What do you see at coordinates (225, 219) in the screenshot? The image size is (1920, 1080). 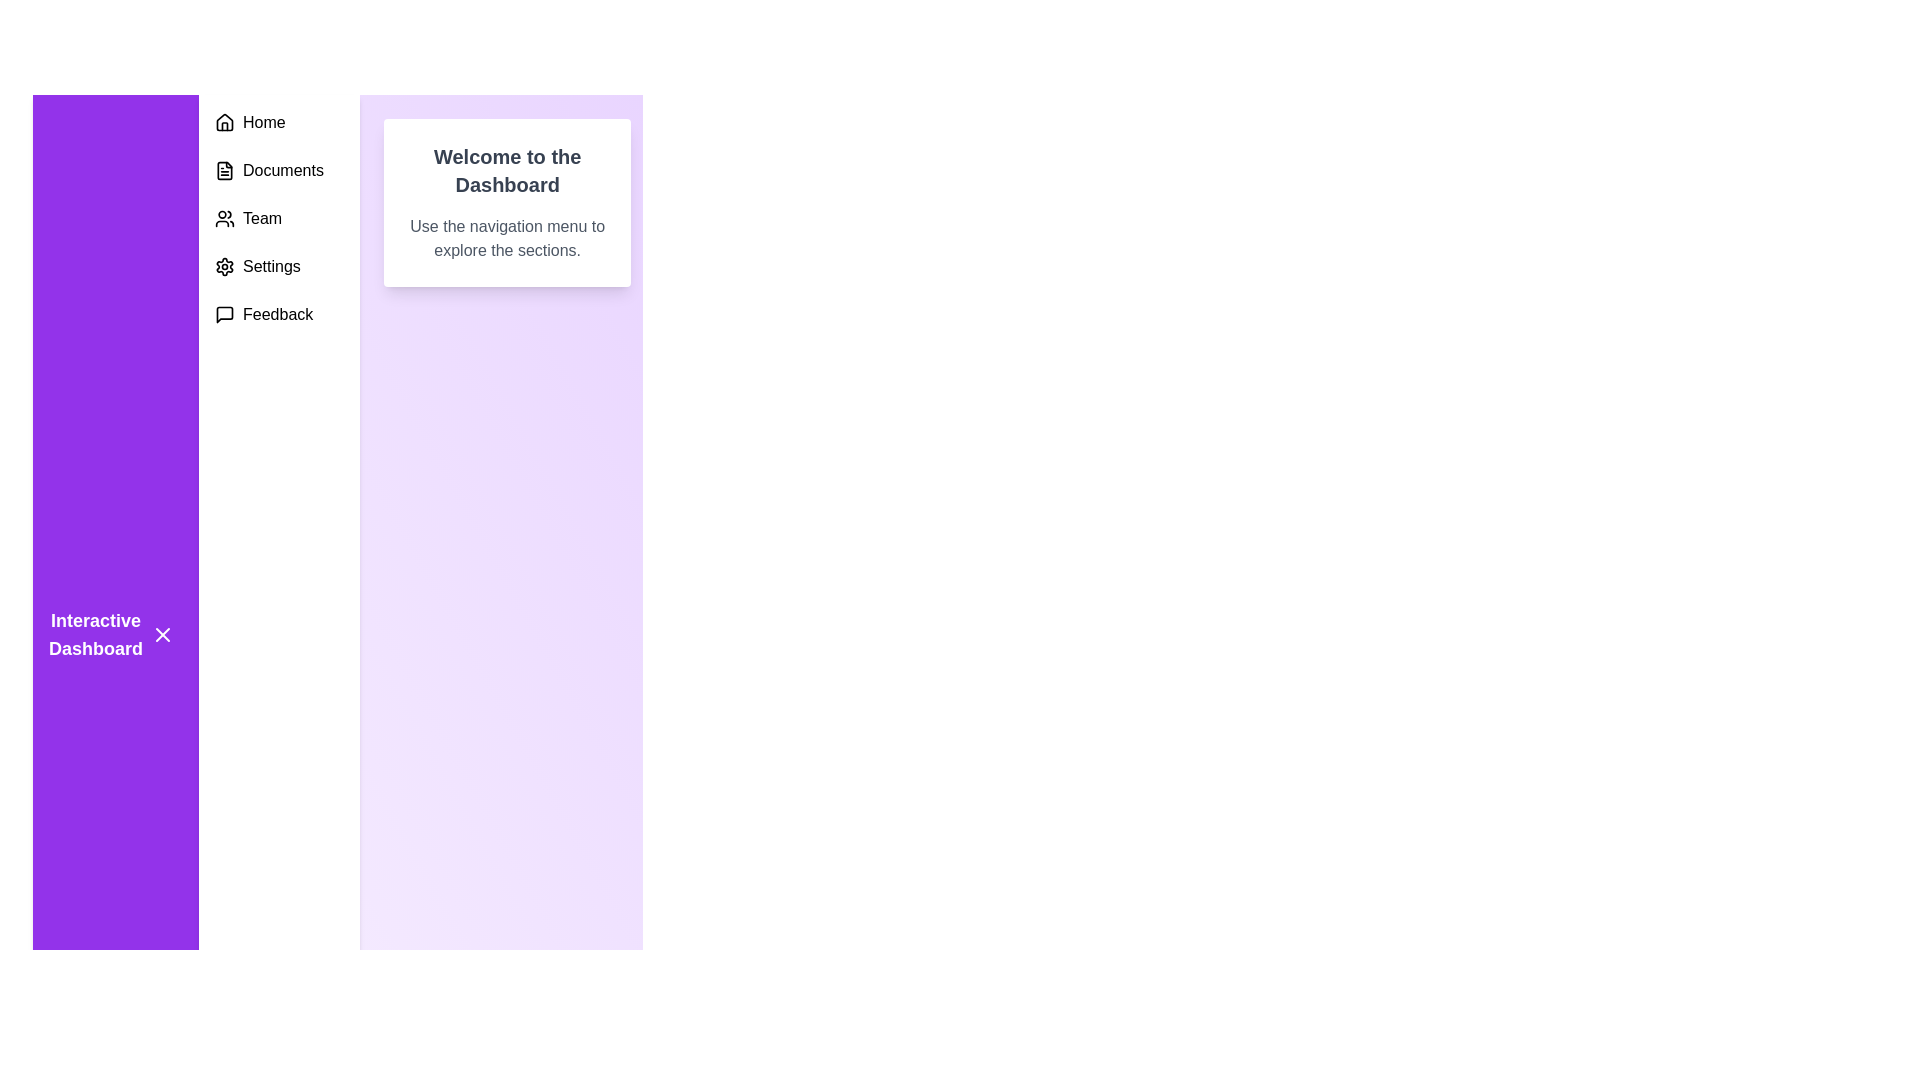 I see `the 'Team' icon in the vertical navigation menu` at bounding box center [225, 219].